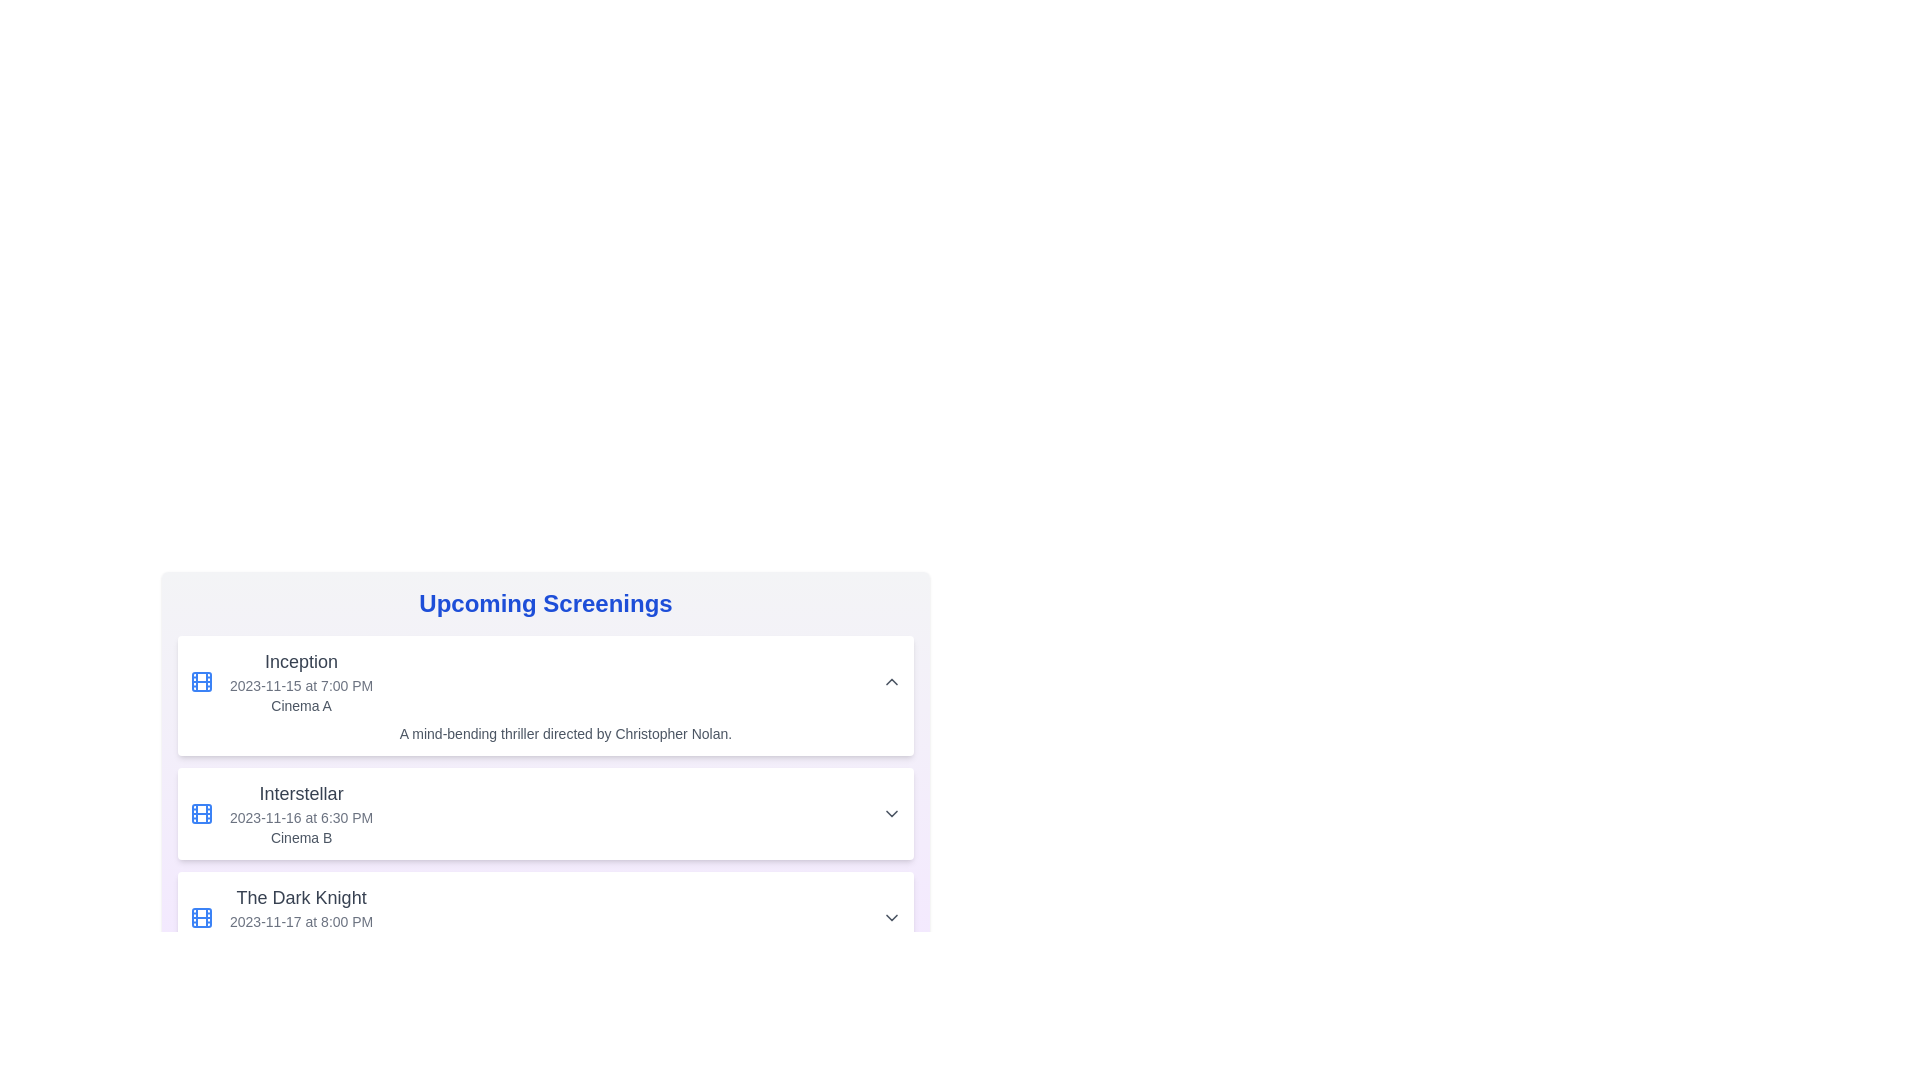 The image size is (1920, 1080). What do you see at coordinates (300, 918) in the screenshot?
I see `the text block displaying 'The Dark Knight' with the date and time '2023-11-17 at 8:00 PM' and 'Cinema C', located in the lower part of the interface under 'Upcoming Screenings'` at bounding box center [300, 918].